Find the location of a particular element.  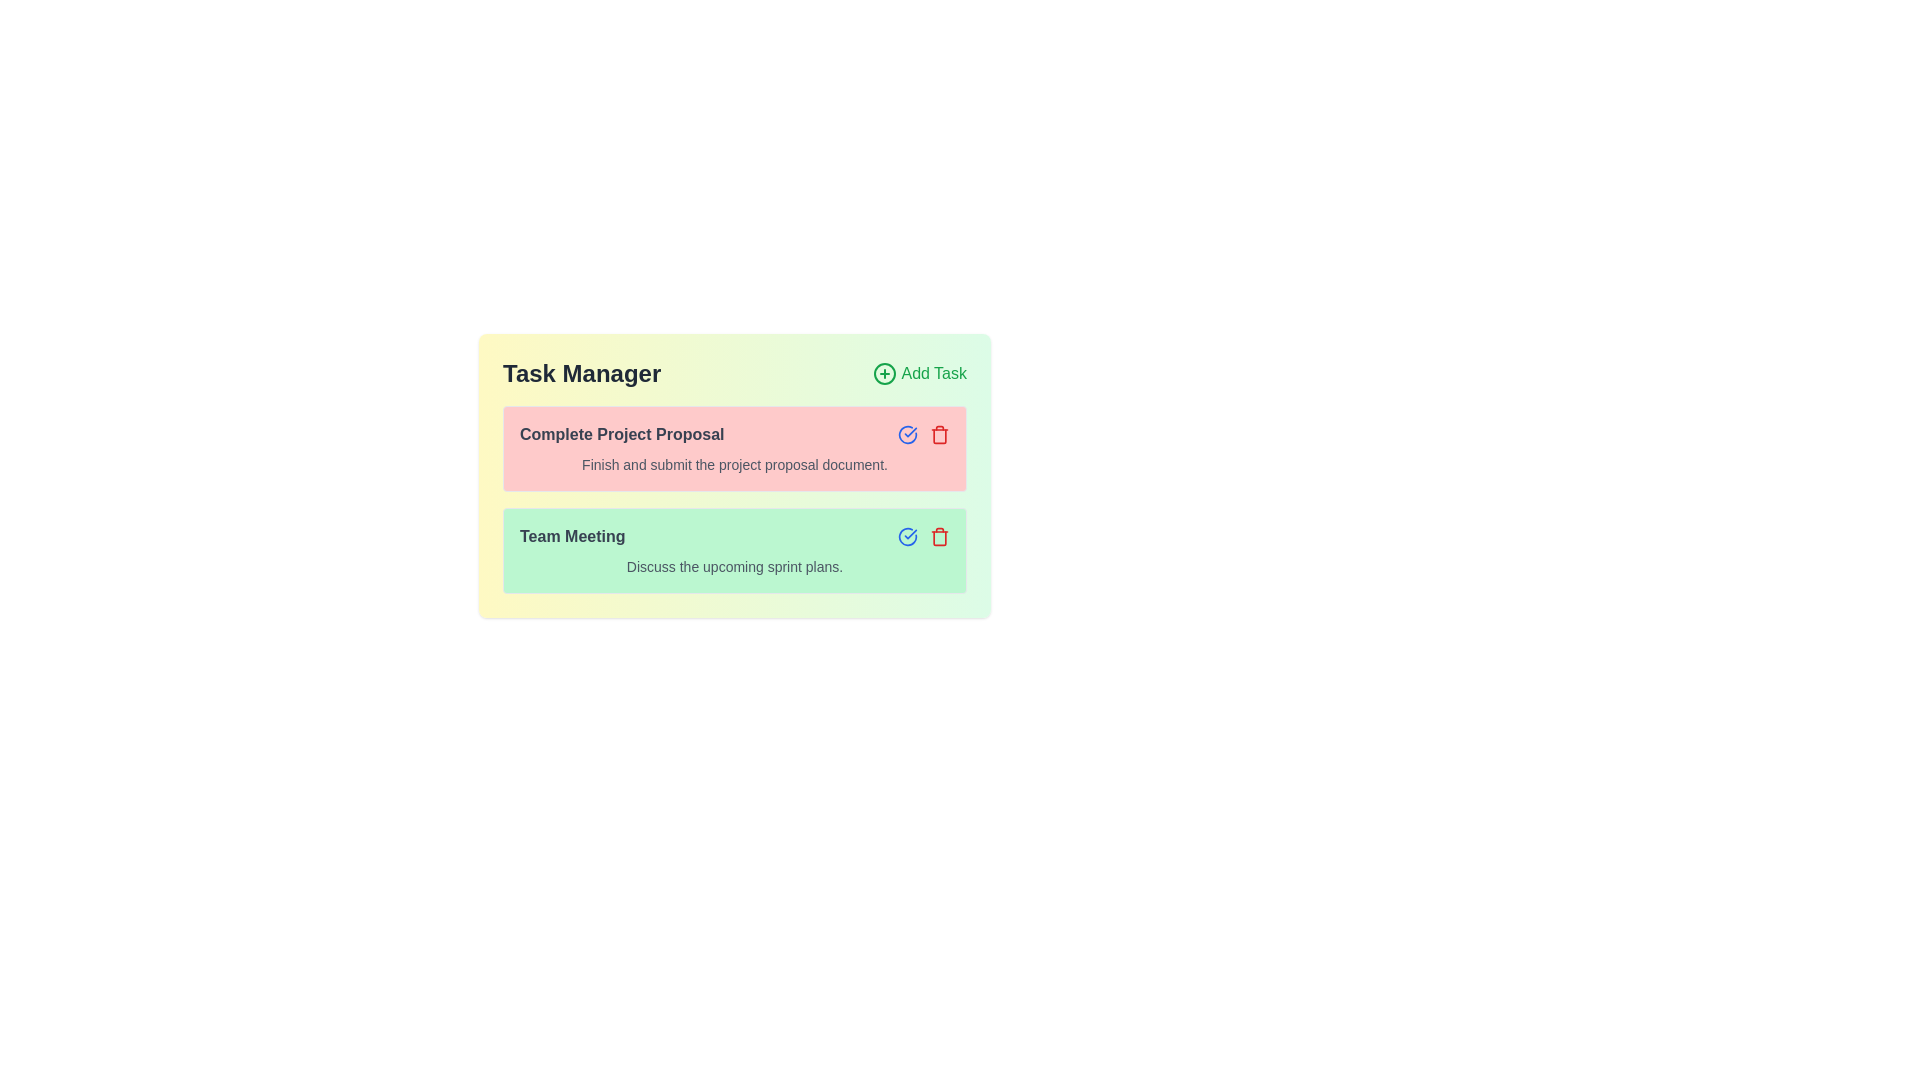

the blue circular interactive icon with a check mark located within the green-highlighted task tile of 'Team Meeting', positioned to the left of the trash bin icon is located at coordinates (906, 434).